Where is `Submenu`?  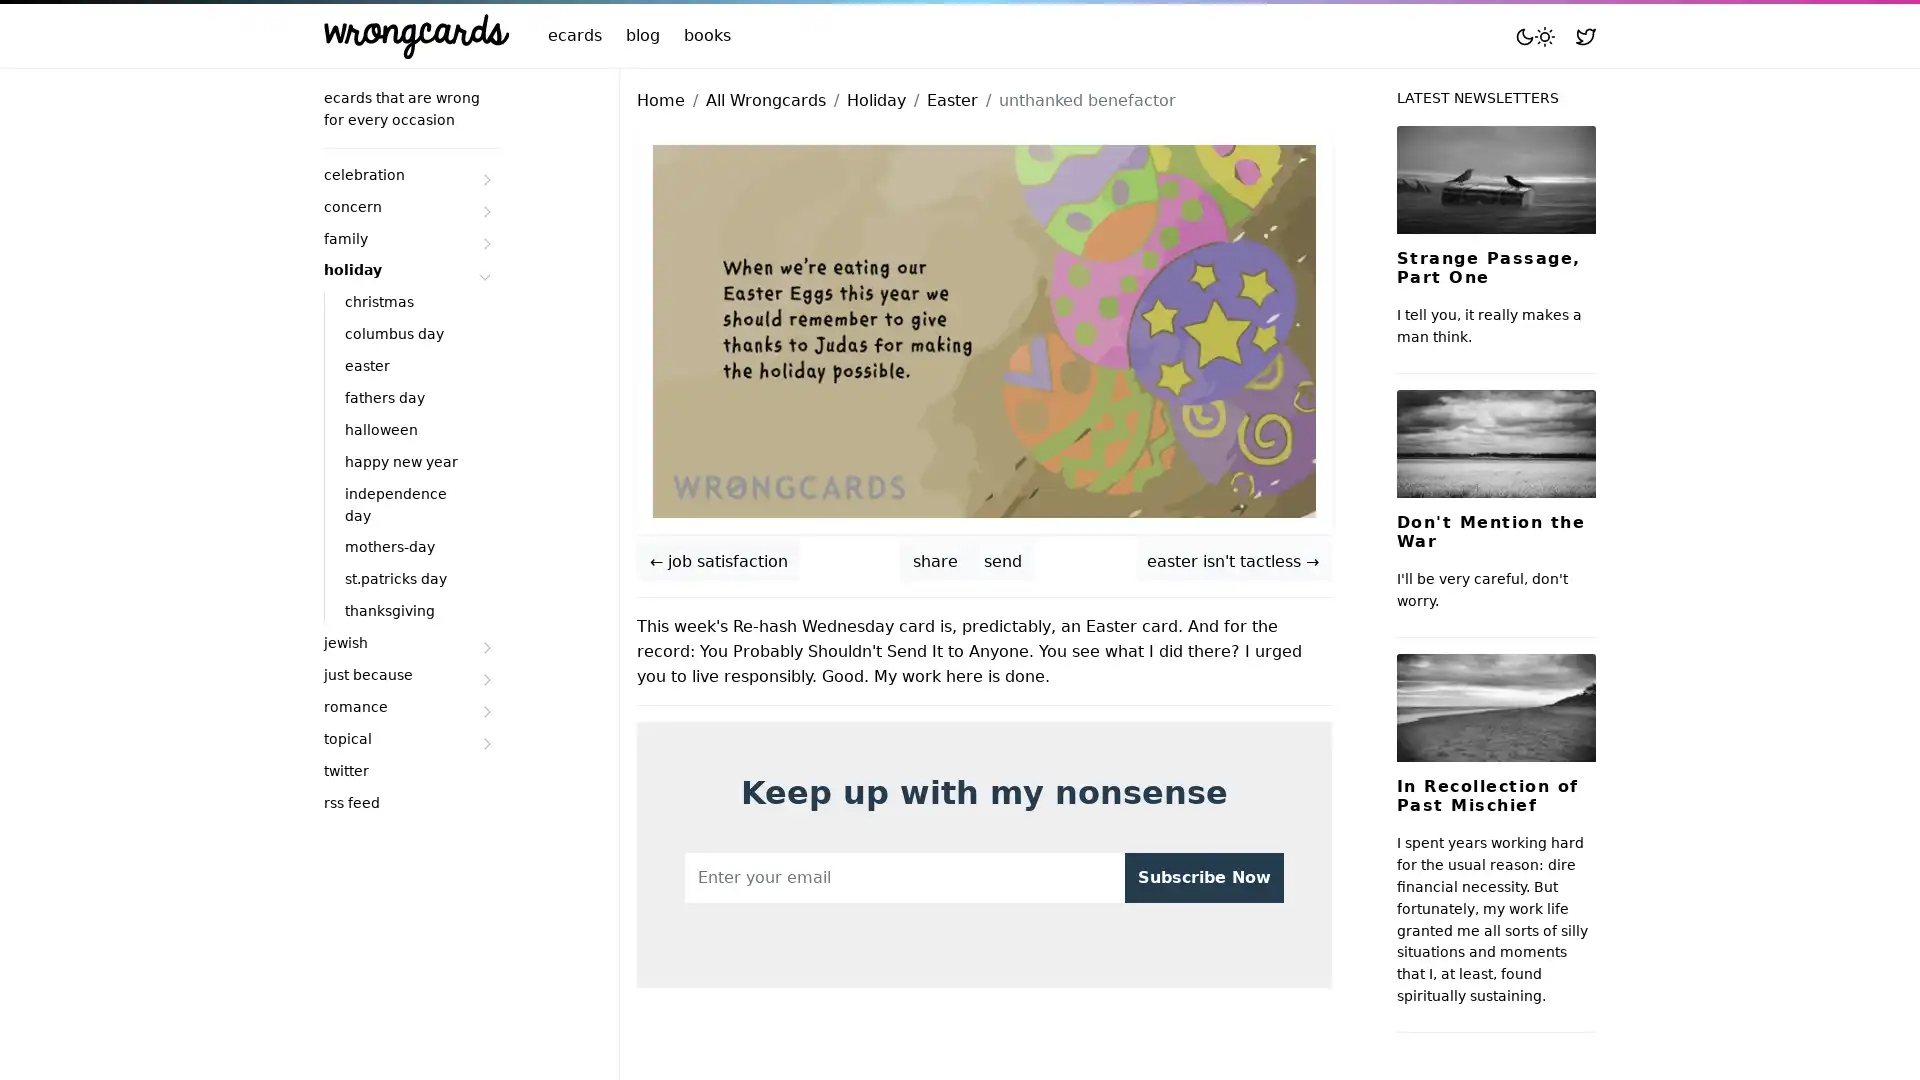
Submenu is located at coordinates (484, 177).